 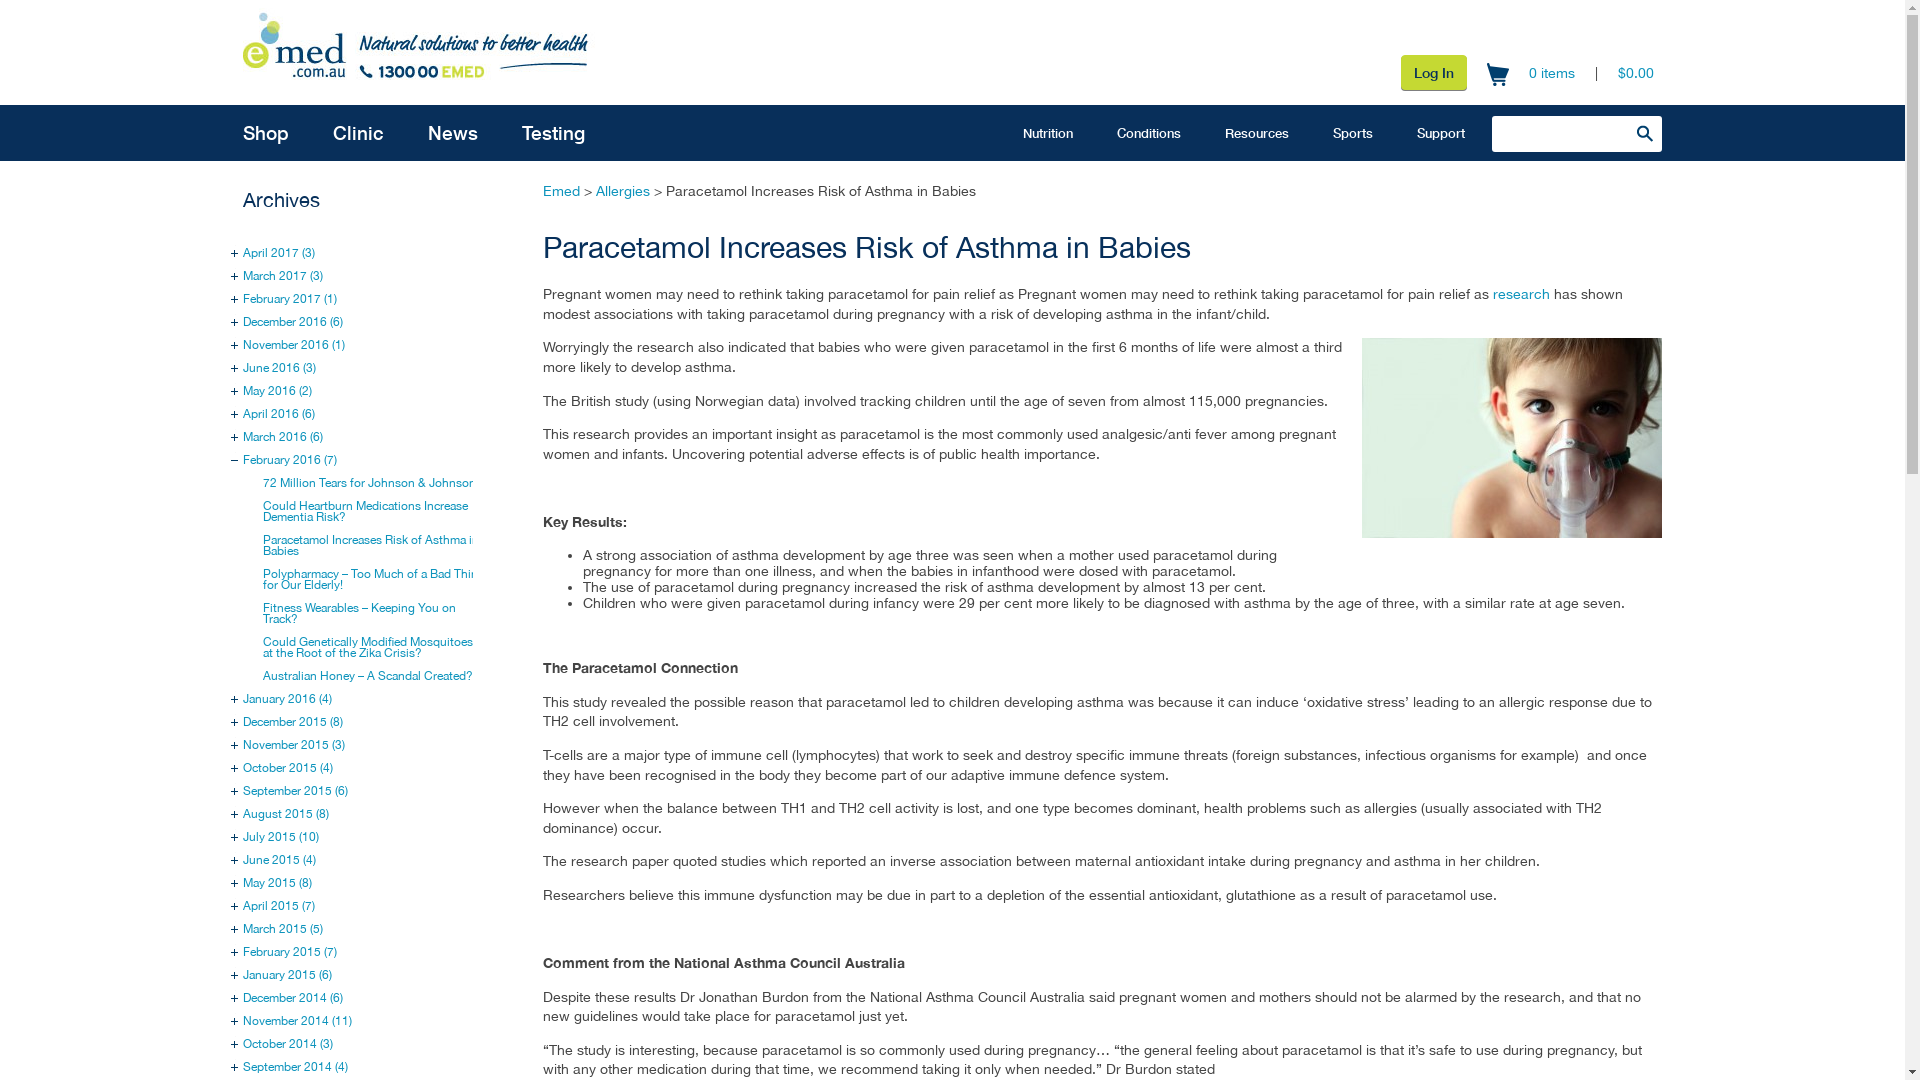 What do you see at coordinates (242, 766) in the screenshot?
I see `'October 2015 (4)'` at bounding box center [242, 766].